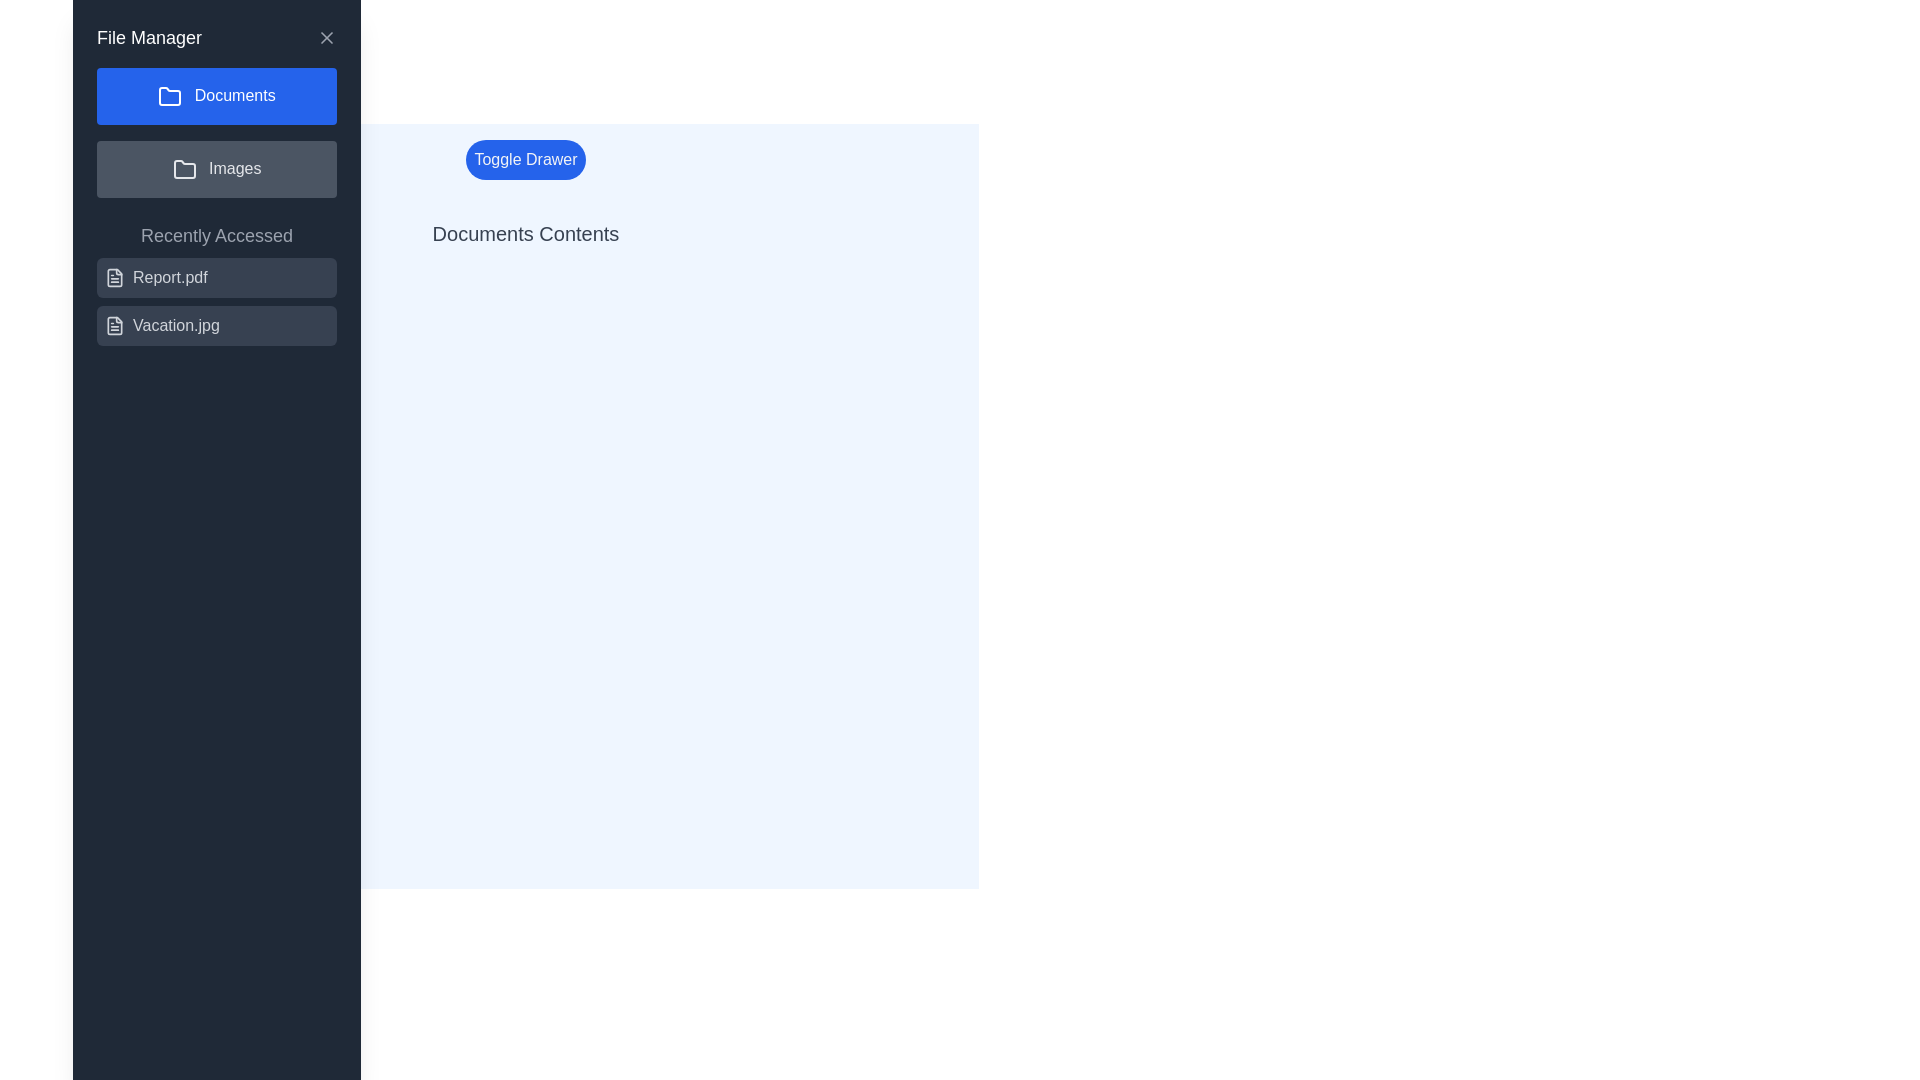 This screenshot has width=1920, height=1080. Describe the element at coordinates (114, 323) in the screenshot. I see `the file type icon representing 'Vacation.jpg', located in the sidebar under 'Recently Accessed', positioned to the left of the entry` at that location.